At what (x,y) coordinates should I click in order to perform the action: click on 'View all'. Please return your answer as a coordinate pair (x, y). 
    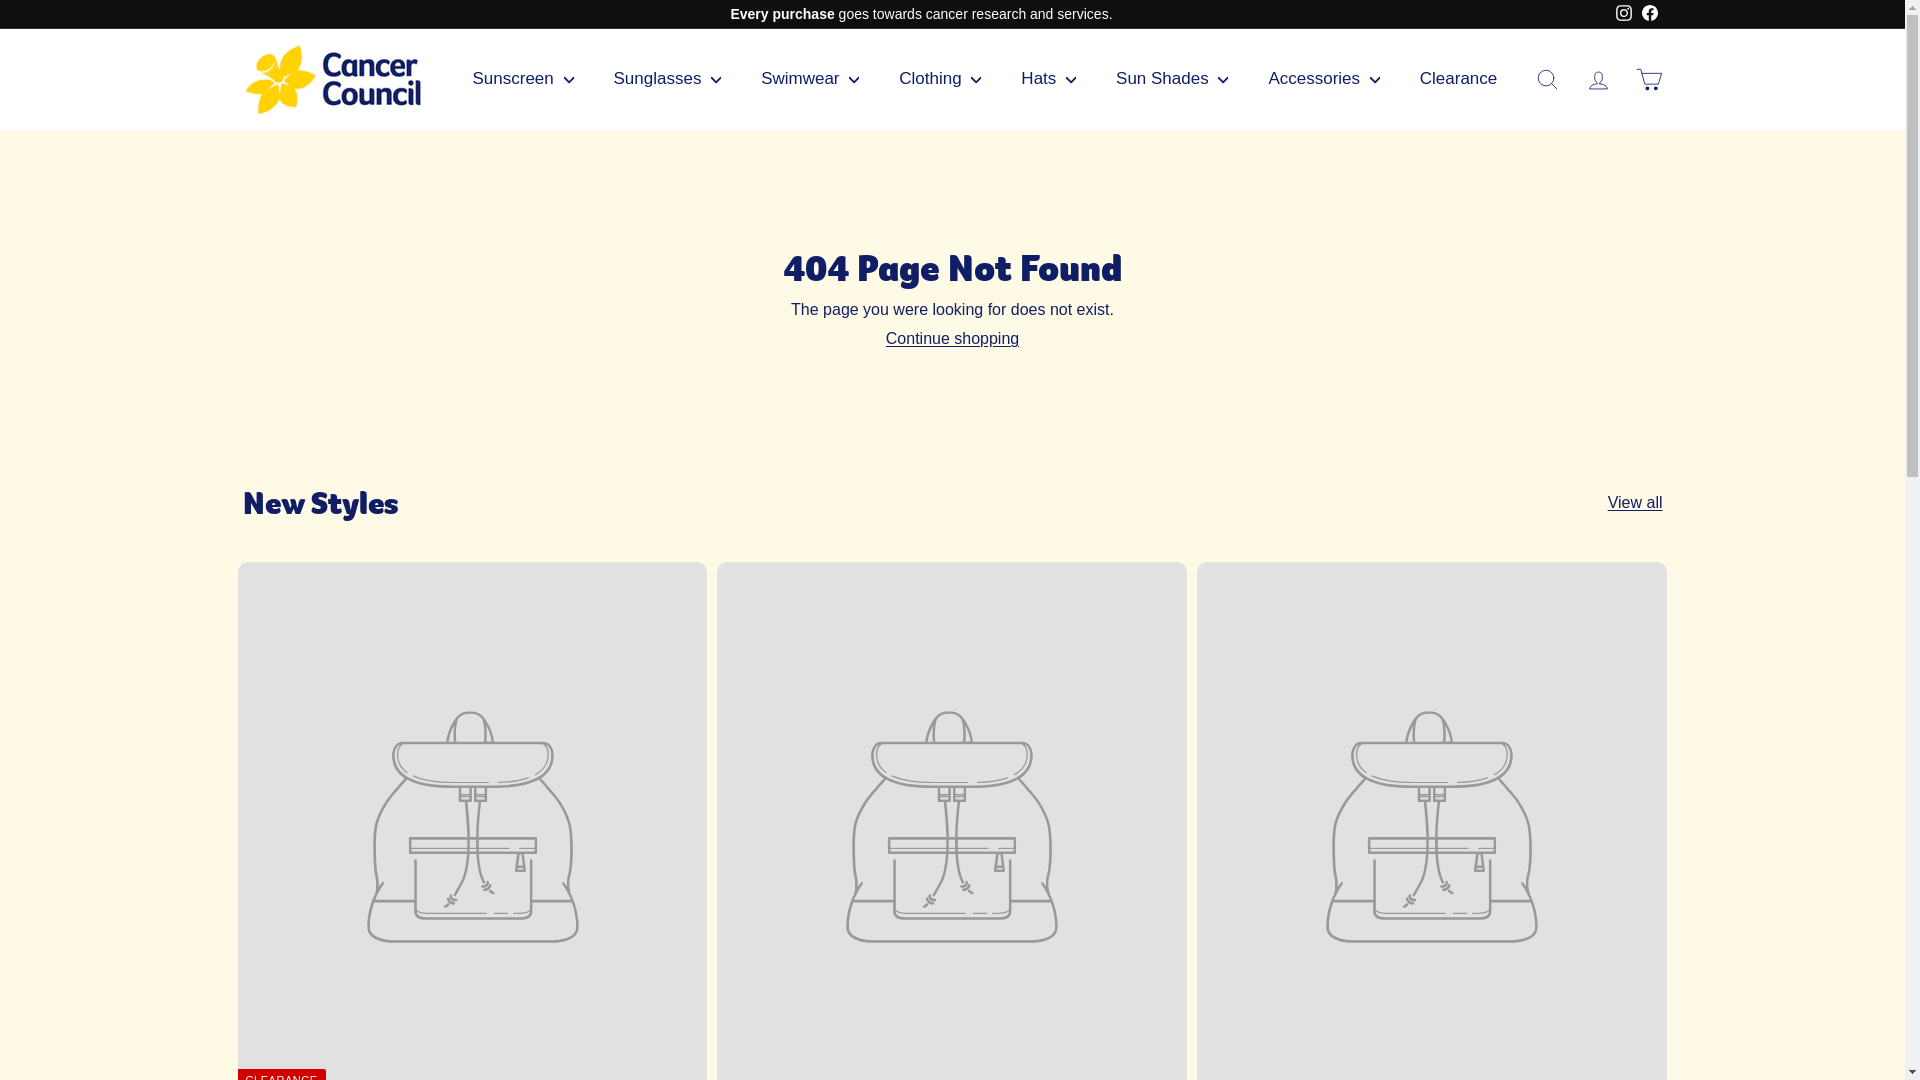
    Looking at the image, I should click on (1635, 501).